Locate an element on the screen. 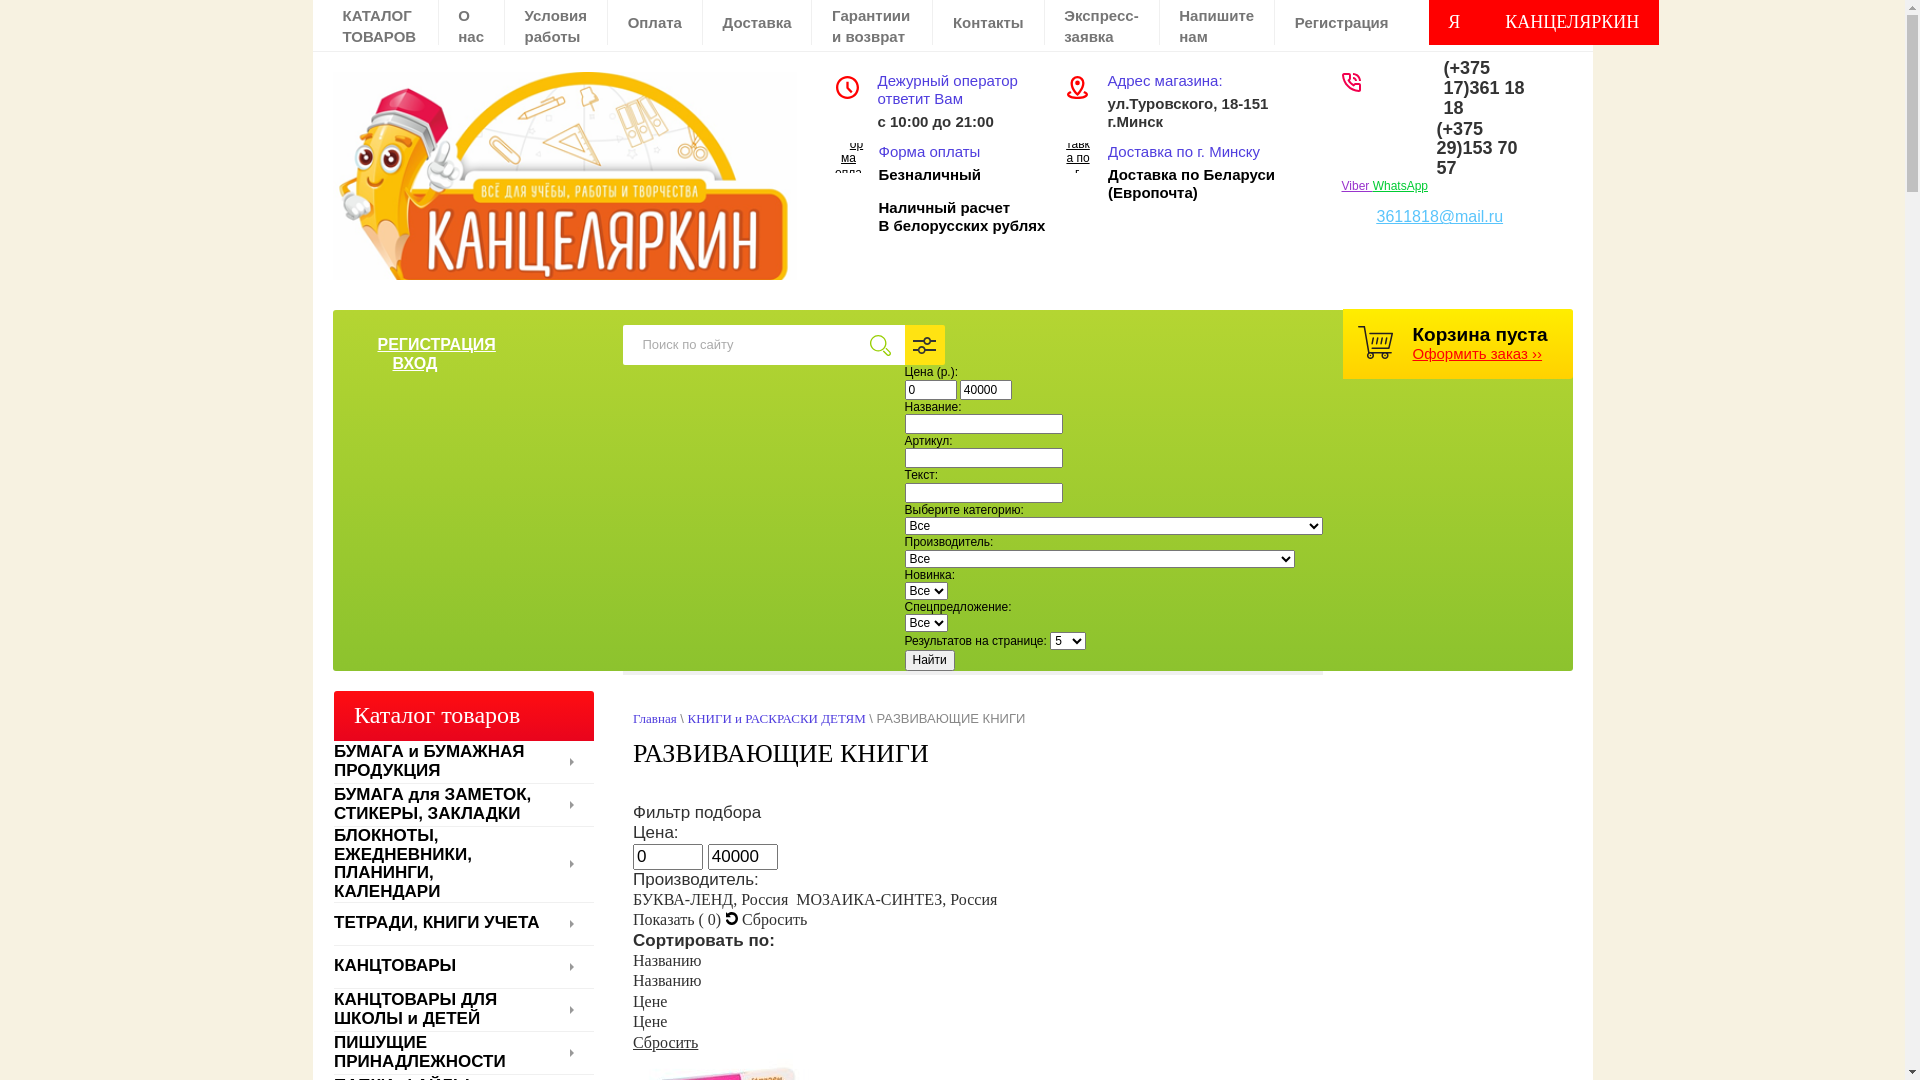 The width and height of the screenshot is (1920, 1080). 'WhatsApp' is located at coordinates (1399, 185).